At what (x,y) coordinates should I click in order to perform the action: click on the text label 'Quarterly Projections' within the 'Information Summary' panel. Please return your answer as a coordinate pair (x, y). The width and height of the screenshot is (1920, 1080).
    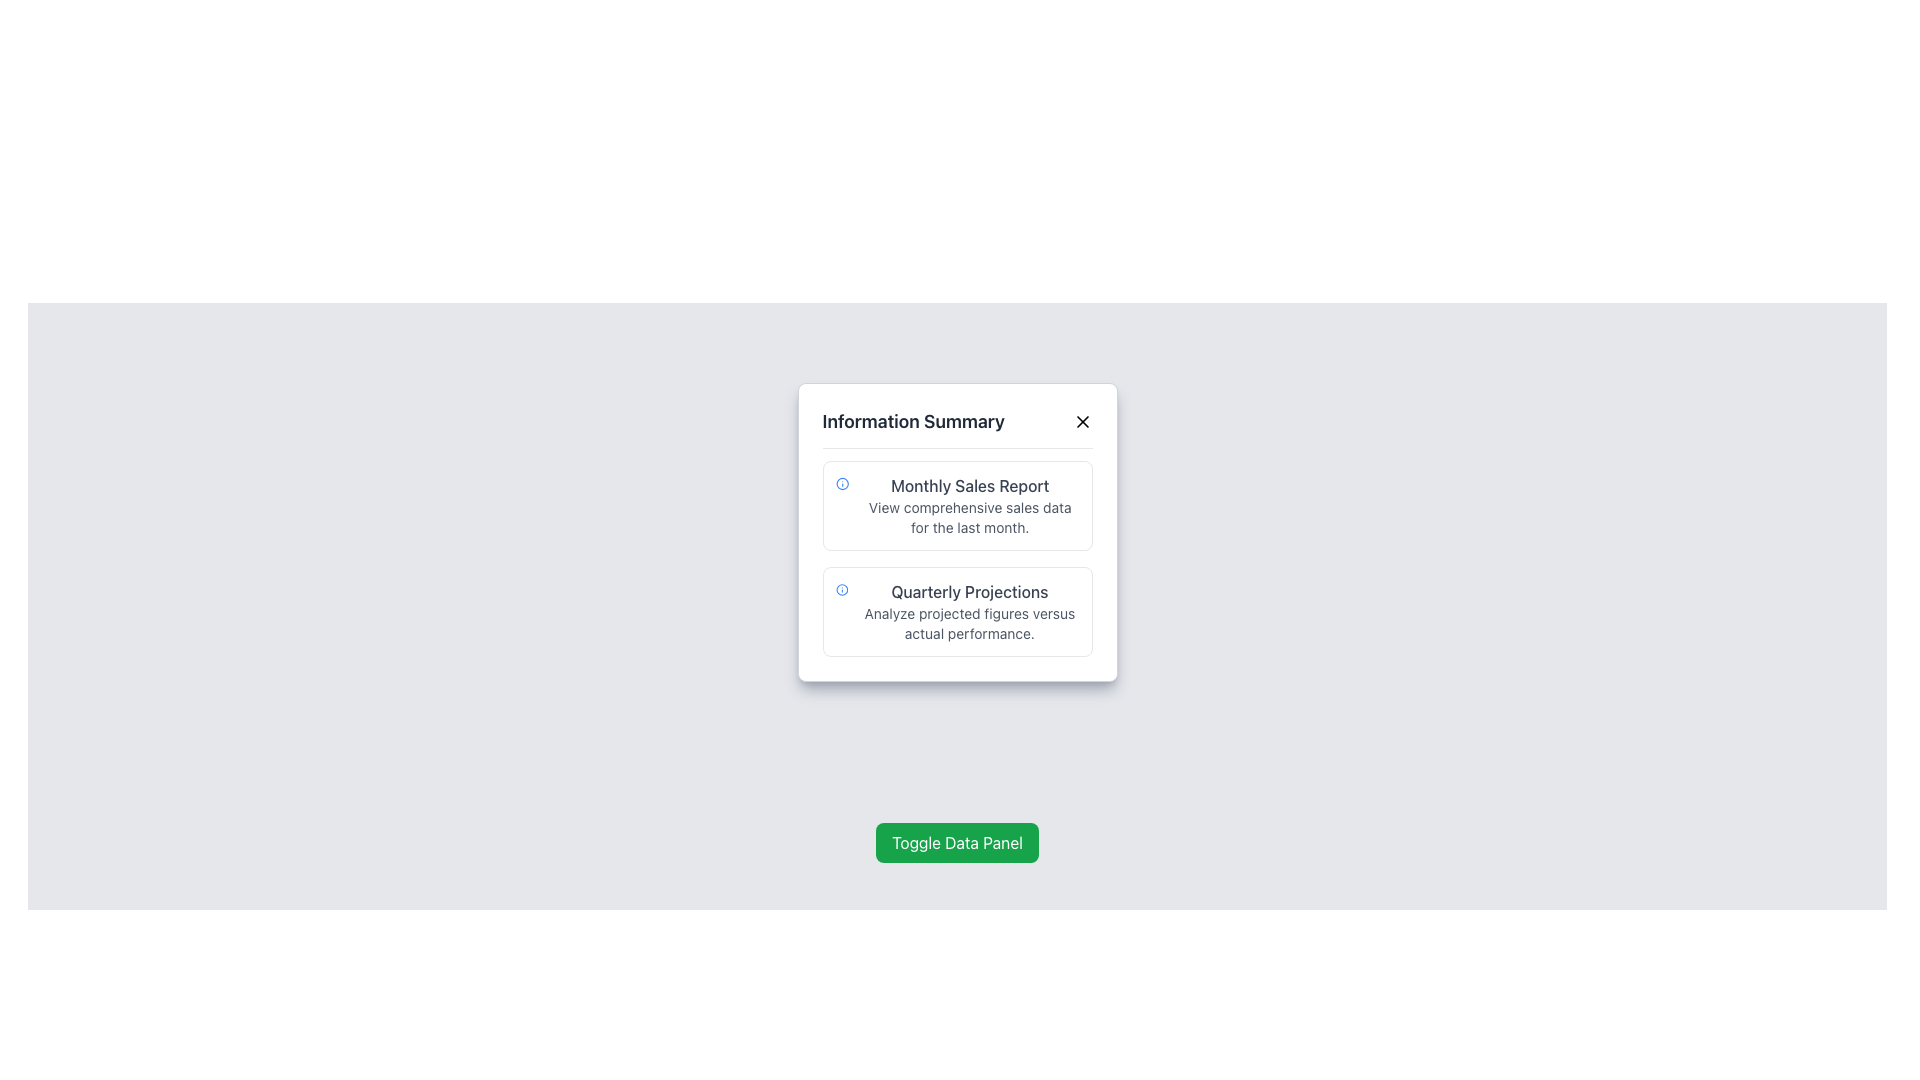
    Looking at the image, I should click on (969, 590).